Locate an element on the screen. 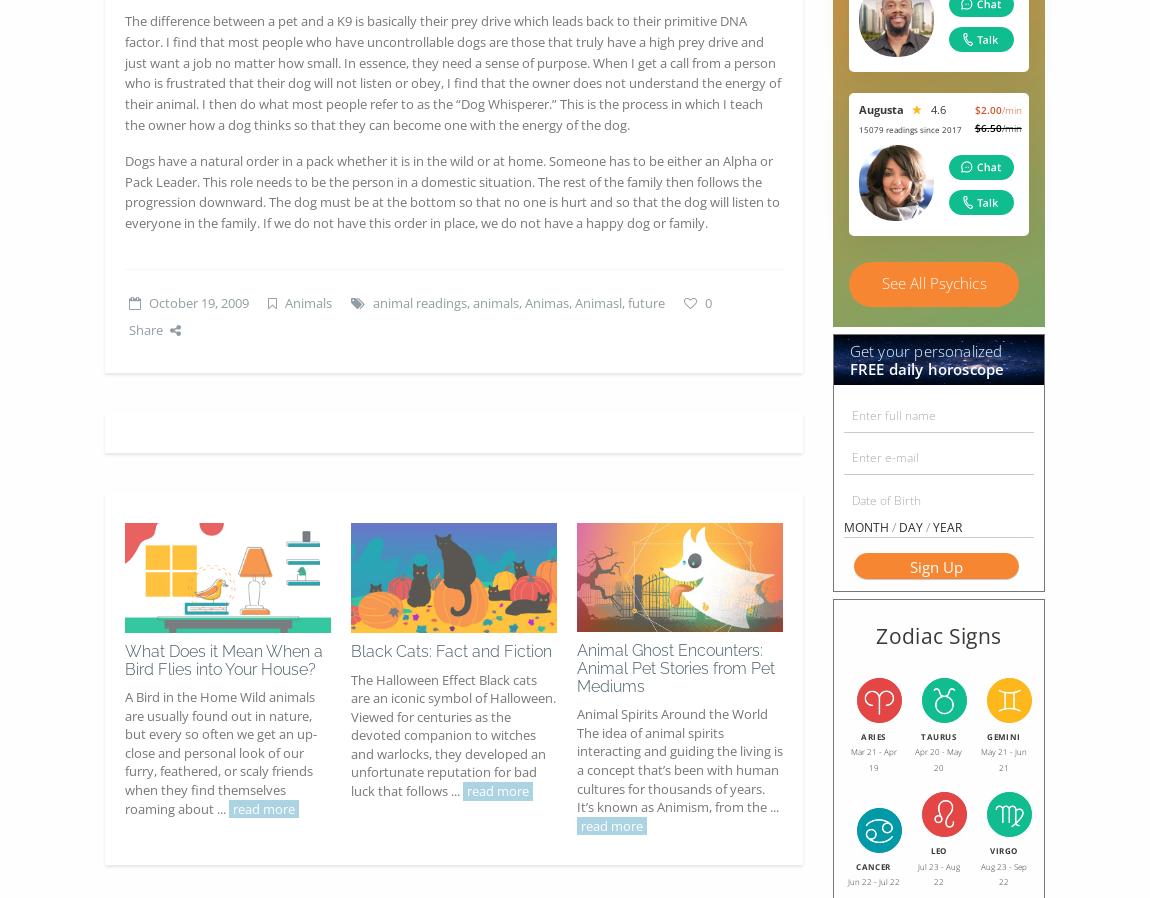  'future' is located at coordinates (645, 302).